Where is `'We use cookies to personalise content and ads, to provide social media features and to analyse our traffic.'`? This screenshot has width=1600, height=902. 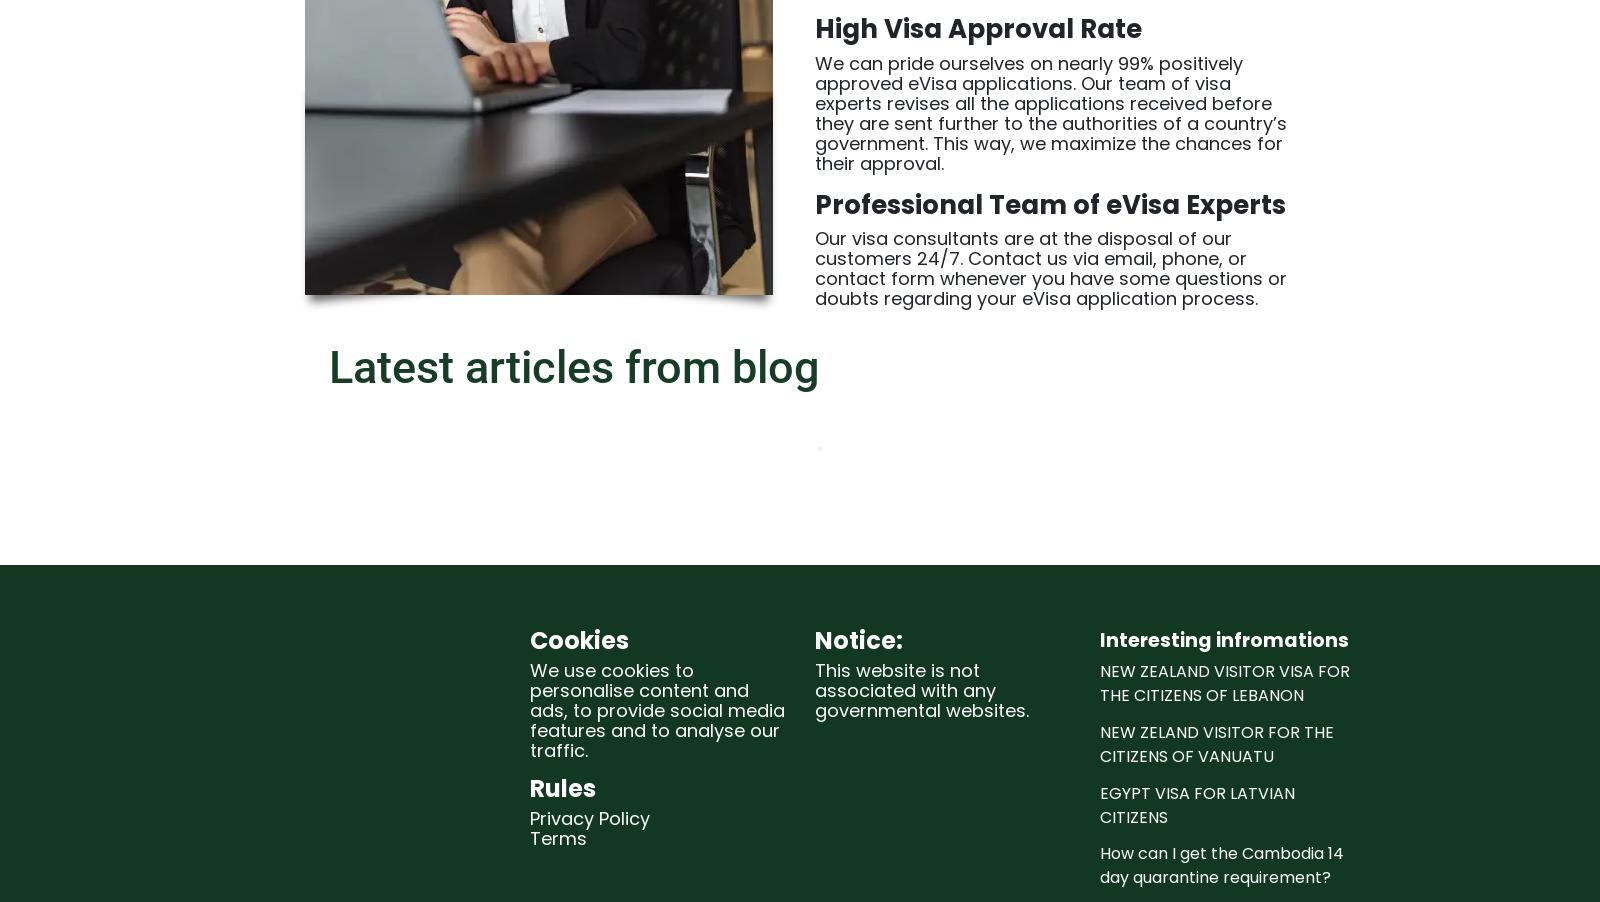 'We use cookies to personalise content and ads, to provide social media features and to analyse our traffic.' is located at coordinates (657, 709).